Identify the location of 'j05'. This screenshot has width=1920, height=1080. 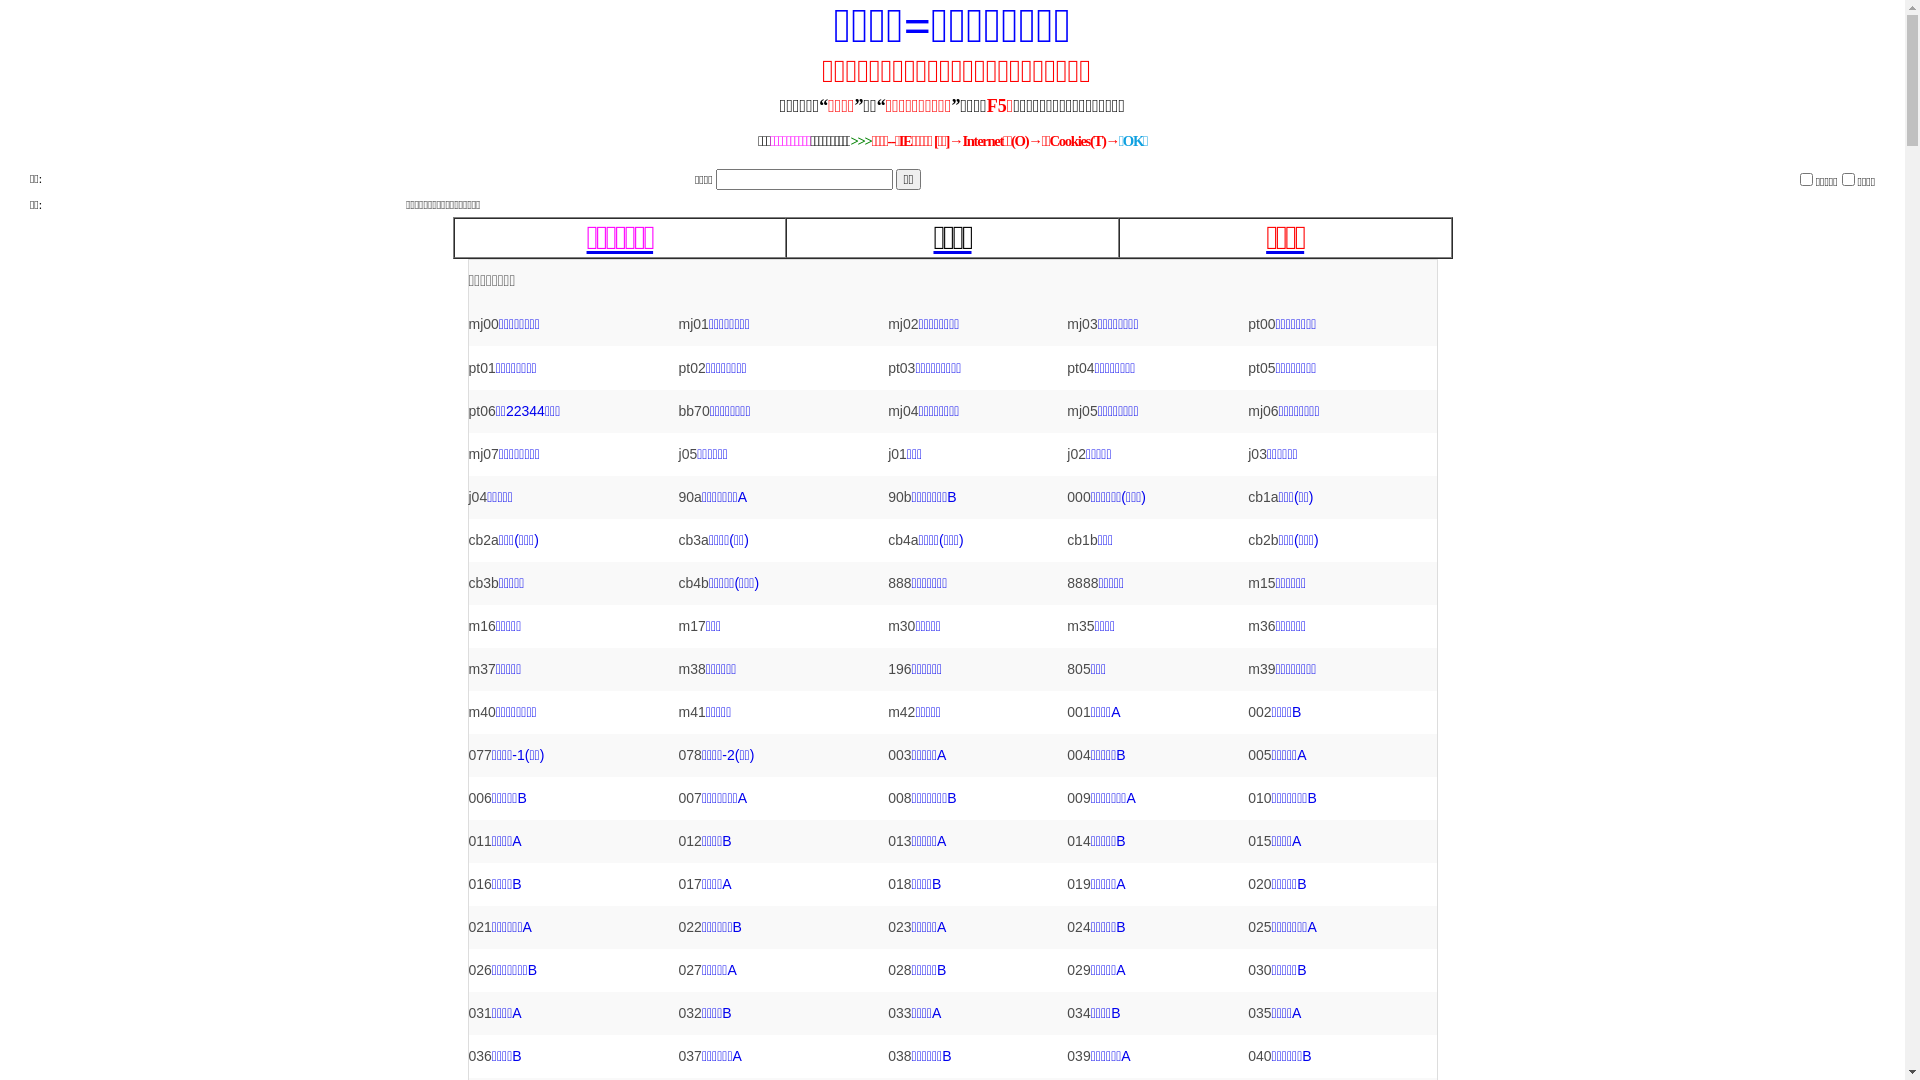
(688, 454).